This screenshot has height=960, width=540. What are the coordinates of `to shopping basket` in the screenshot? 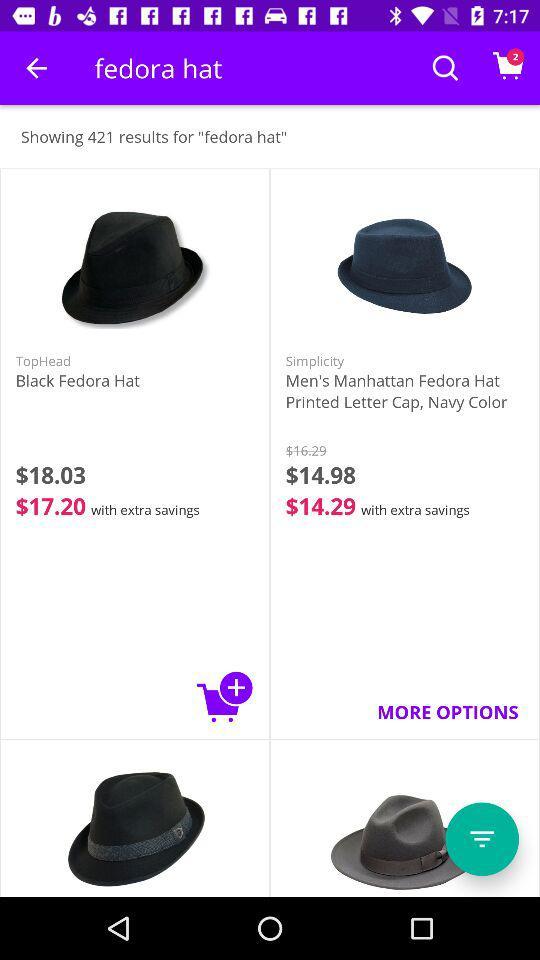 It's located at (224, 696).